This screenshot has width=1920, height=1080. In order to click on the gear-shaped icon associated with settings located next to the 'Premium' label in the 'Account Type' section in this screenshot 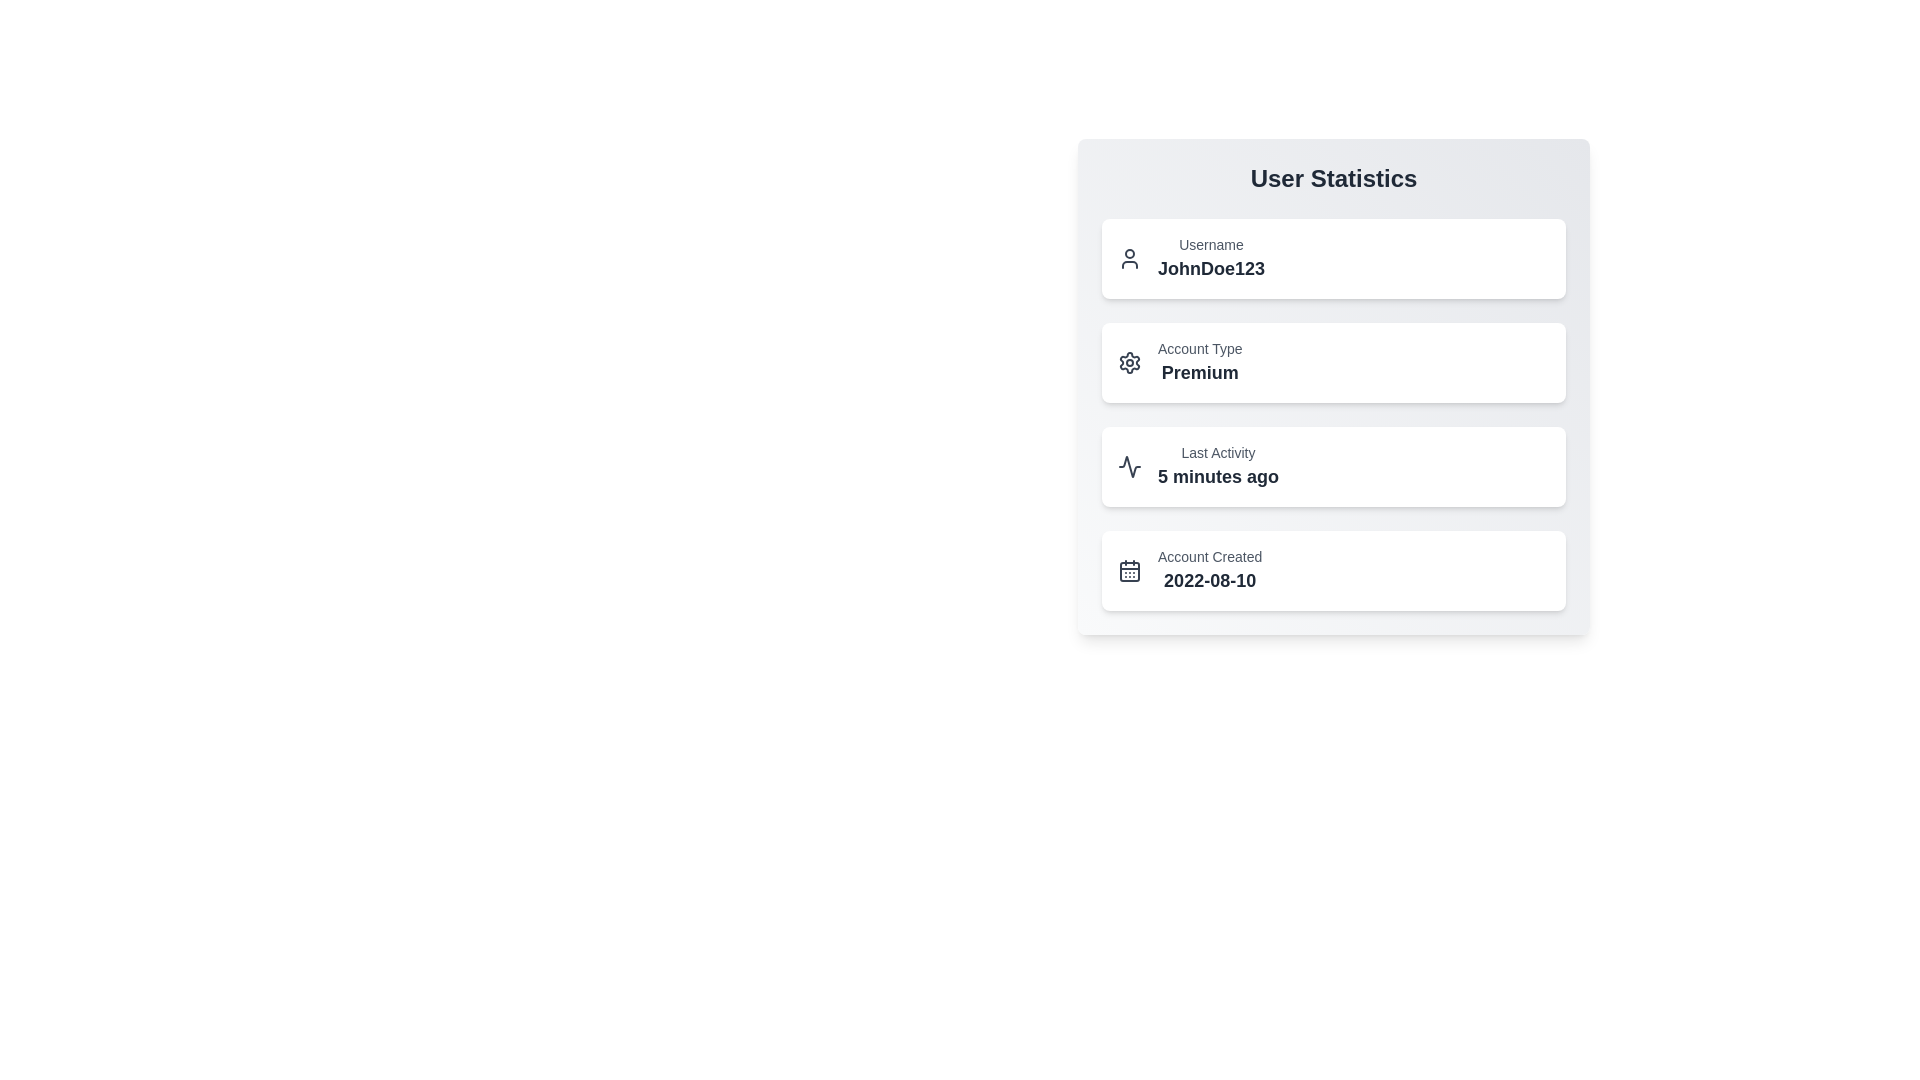, I will do `click(1129, 362)`.